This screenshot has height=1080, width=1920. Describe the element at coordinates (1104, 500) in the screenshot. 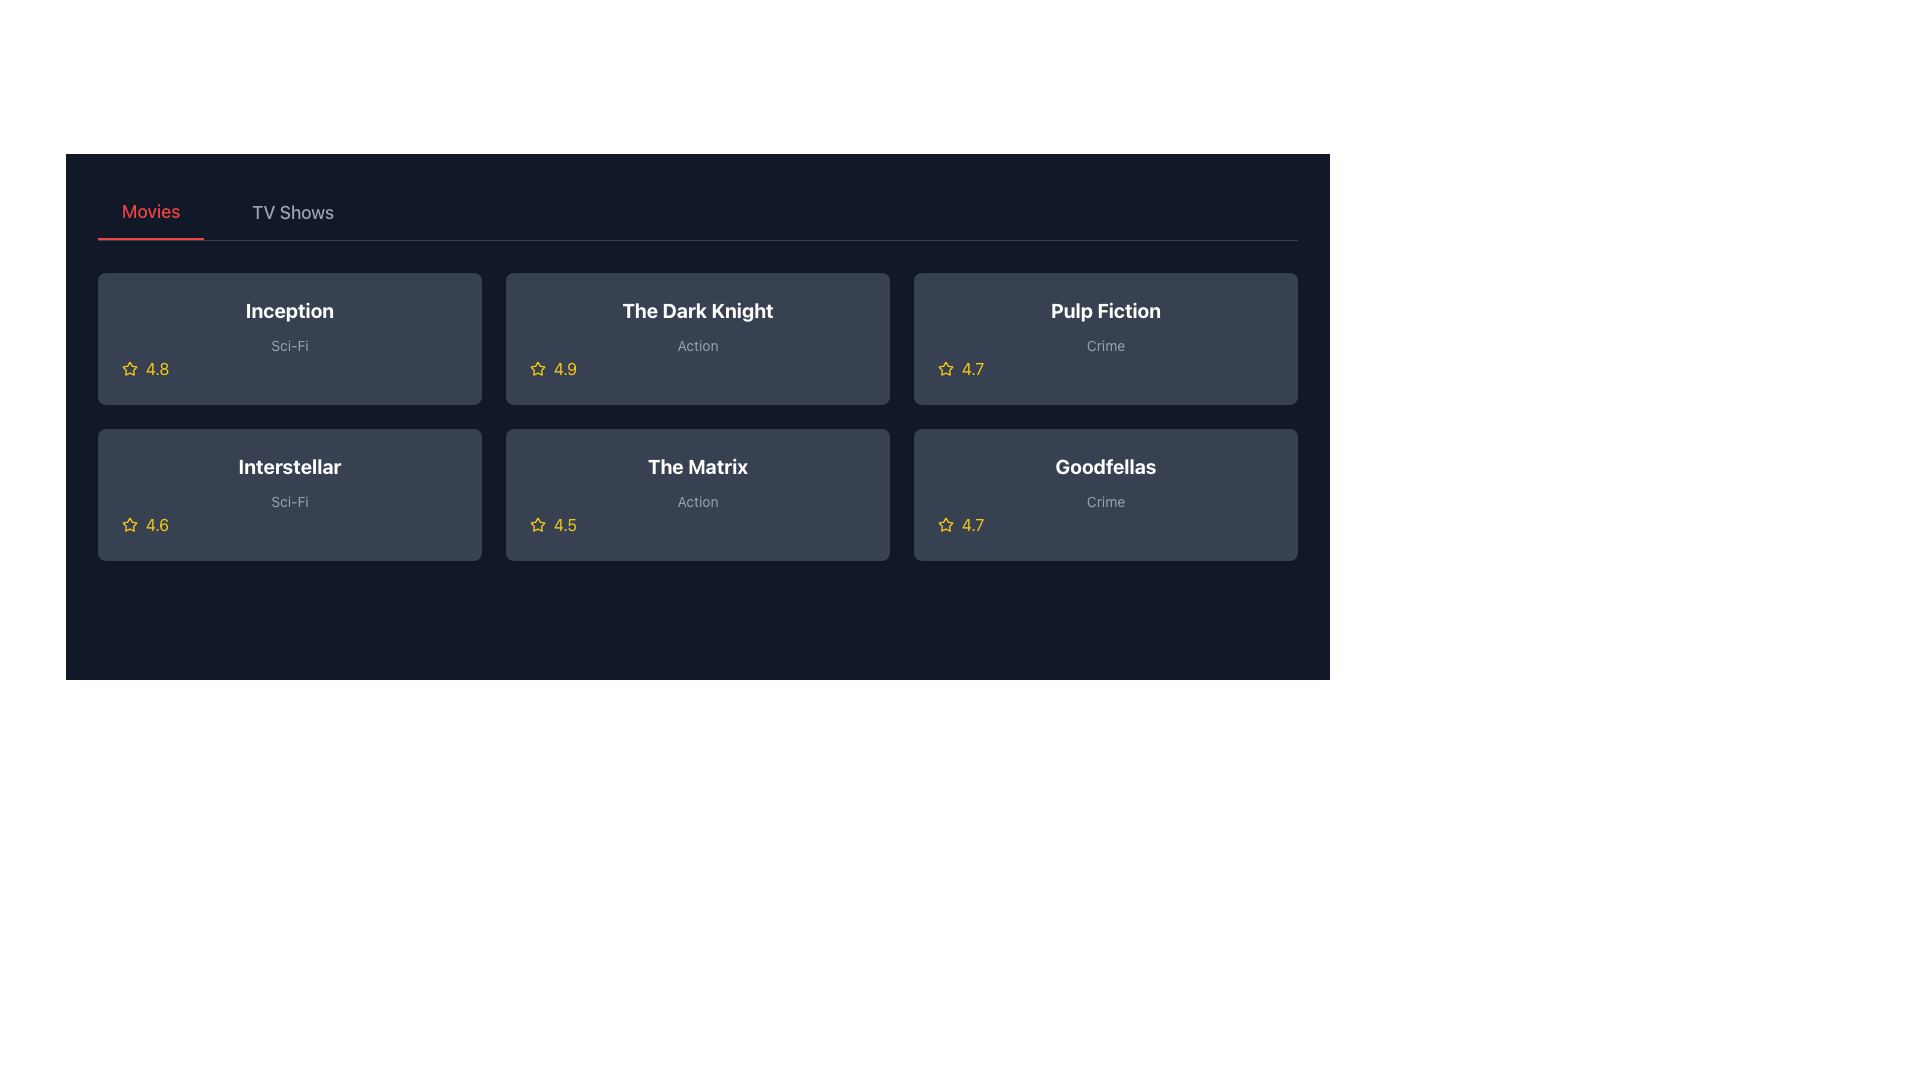

I see `the Static Text Label displaying the word 'Crime' in gray color, located beneath the title 'Goodfellas' in the card-like structure` at that location.